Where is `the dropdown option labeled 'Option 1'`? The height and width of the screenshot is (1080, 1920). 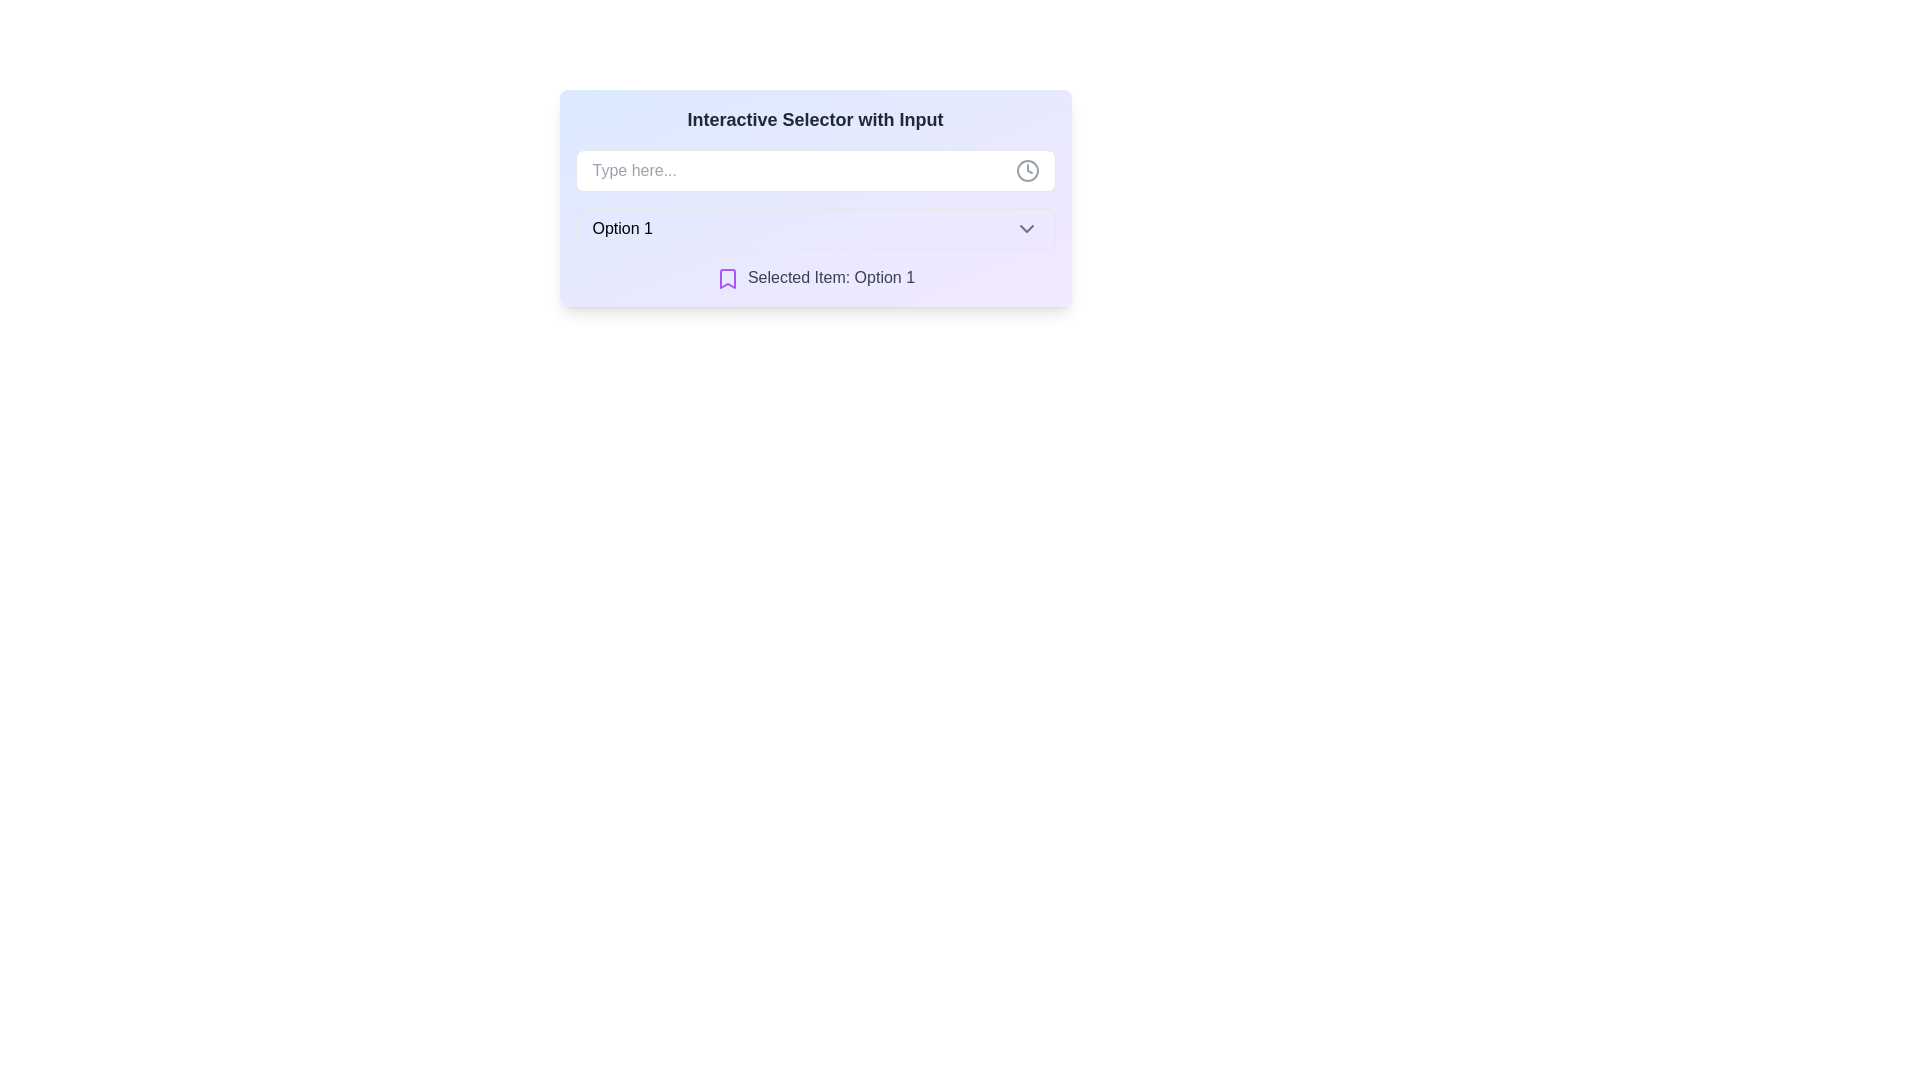
the dropdown option labeled 'Option 1' is located at coordinates (815, 227).